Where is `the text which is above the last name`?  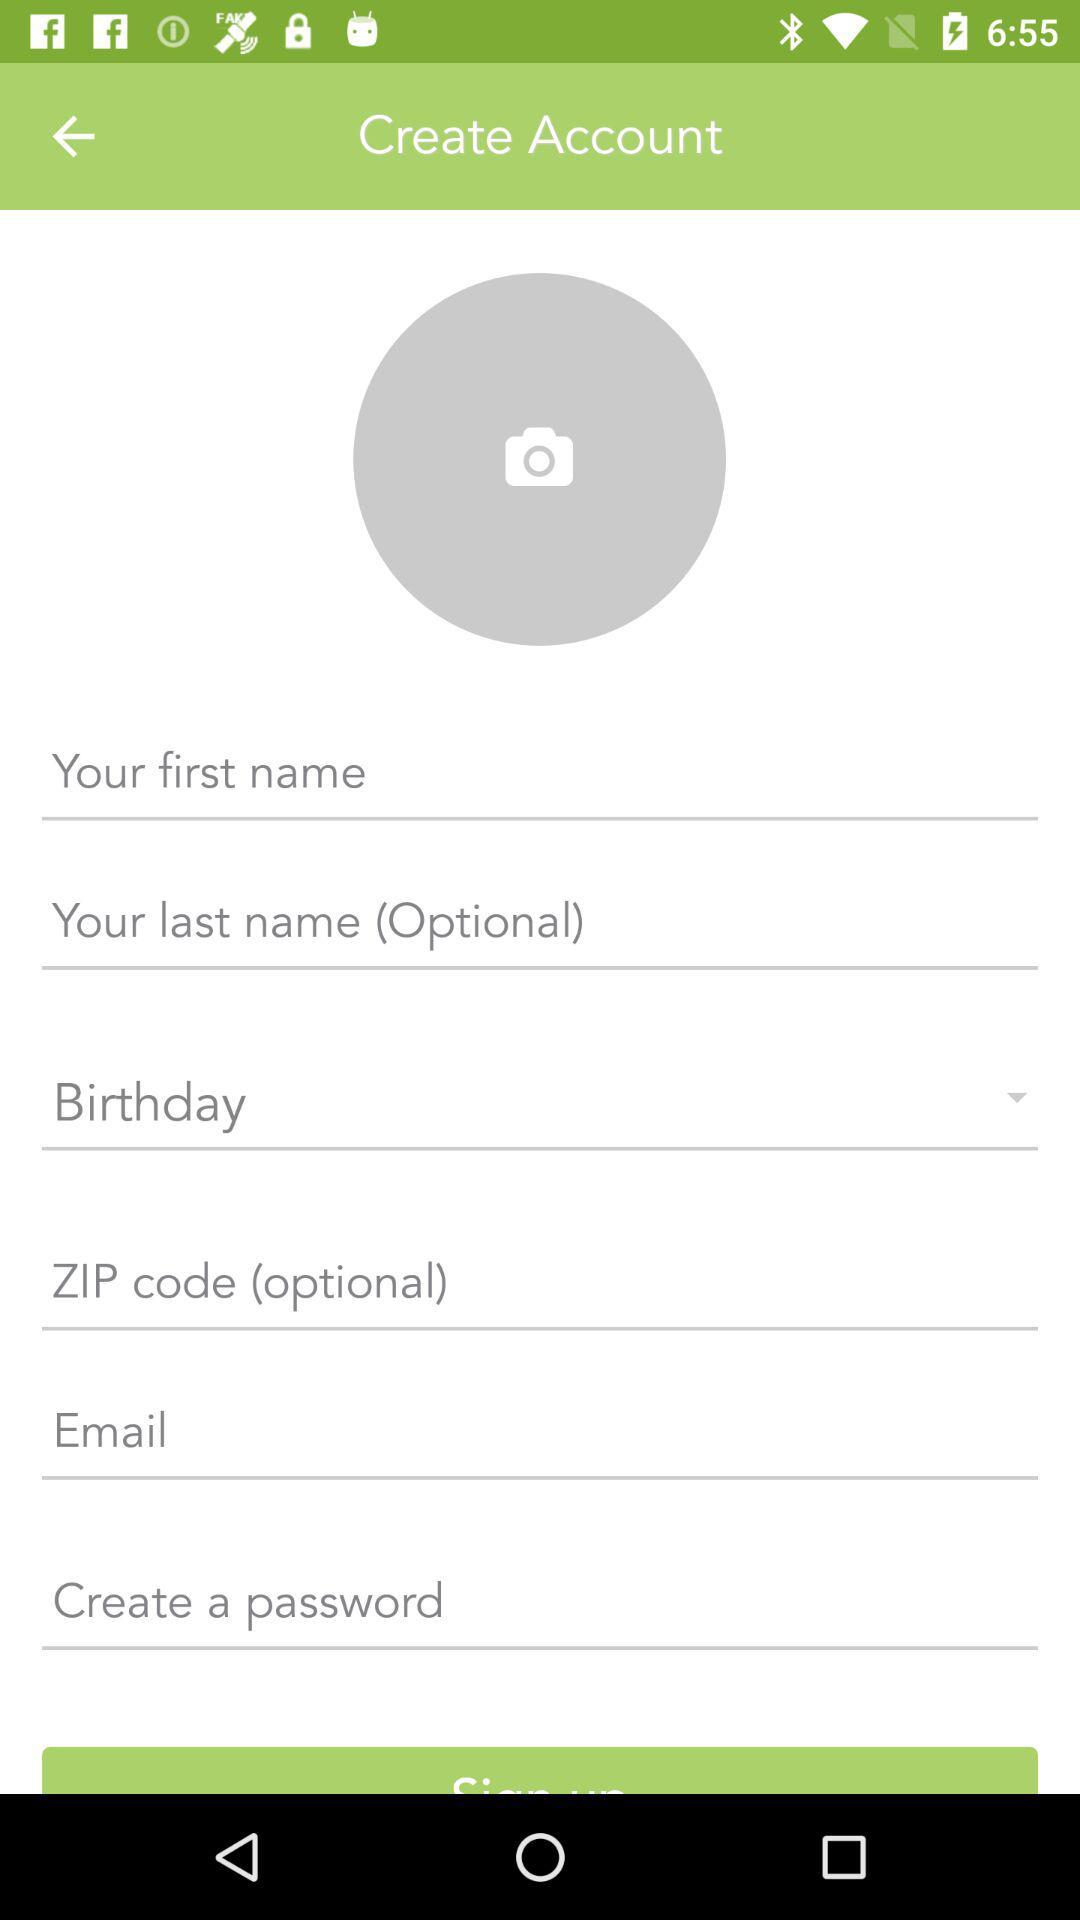
the text which is above the last name is located at coordinates (540, 778).